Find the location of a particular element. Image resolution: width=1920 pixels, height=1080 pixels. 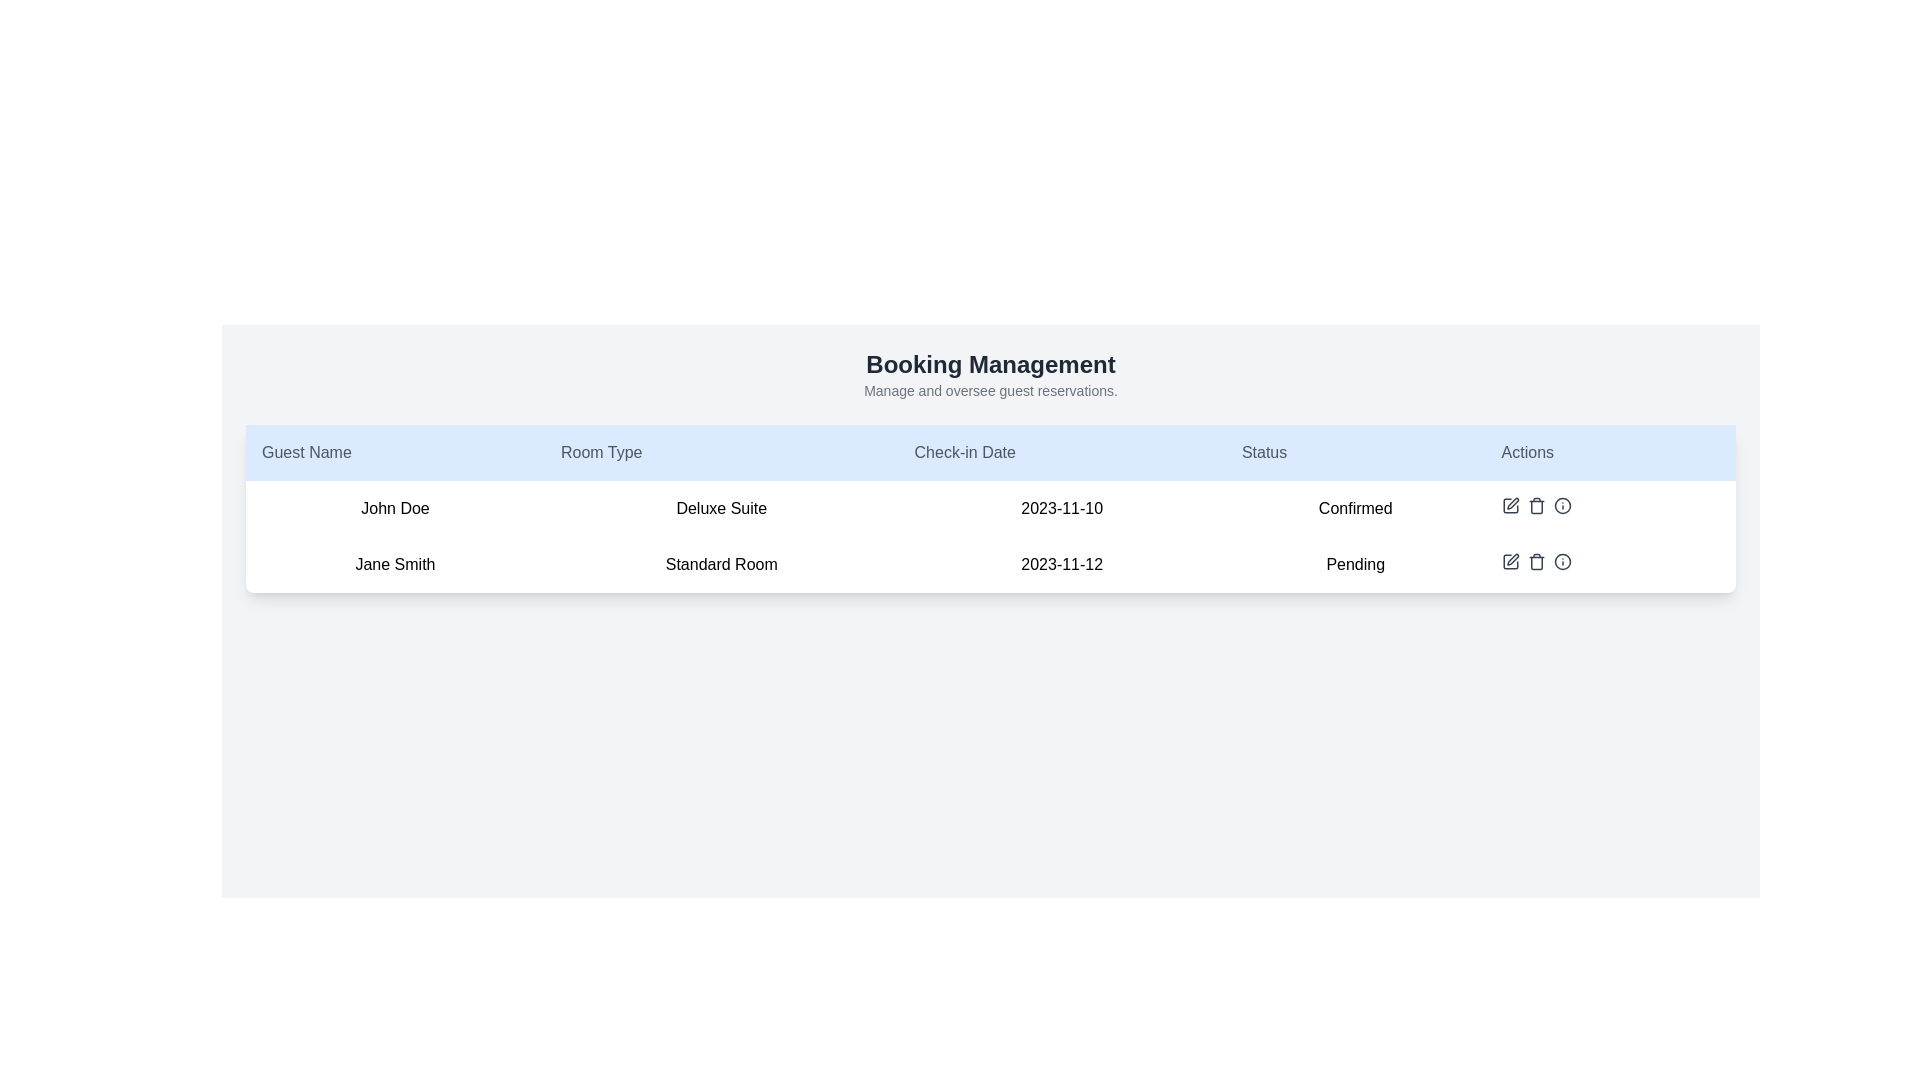

the first row of the booking list in the data table is located at coordinates (990, 508).